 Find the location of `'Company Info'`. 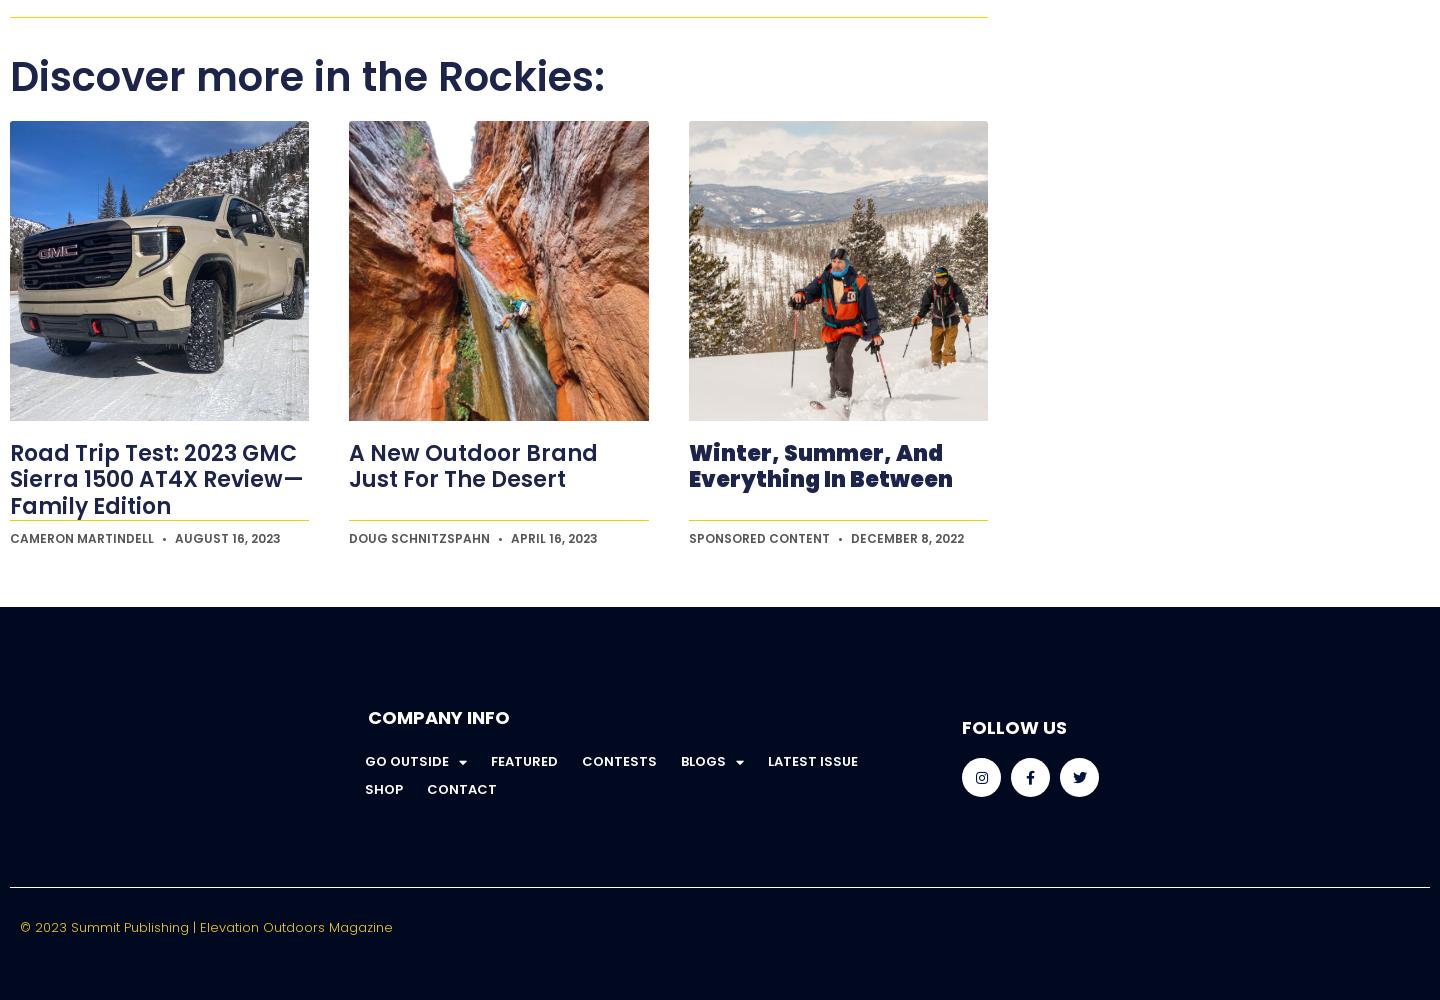

'Company Info' is located at coordinates (366, 715).